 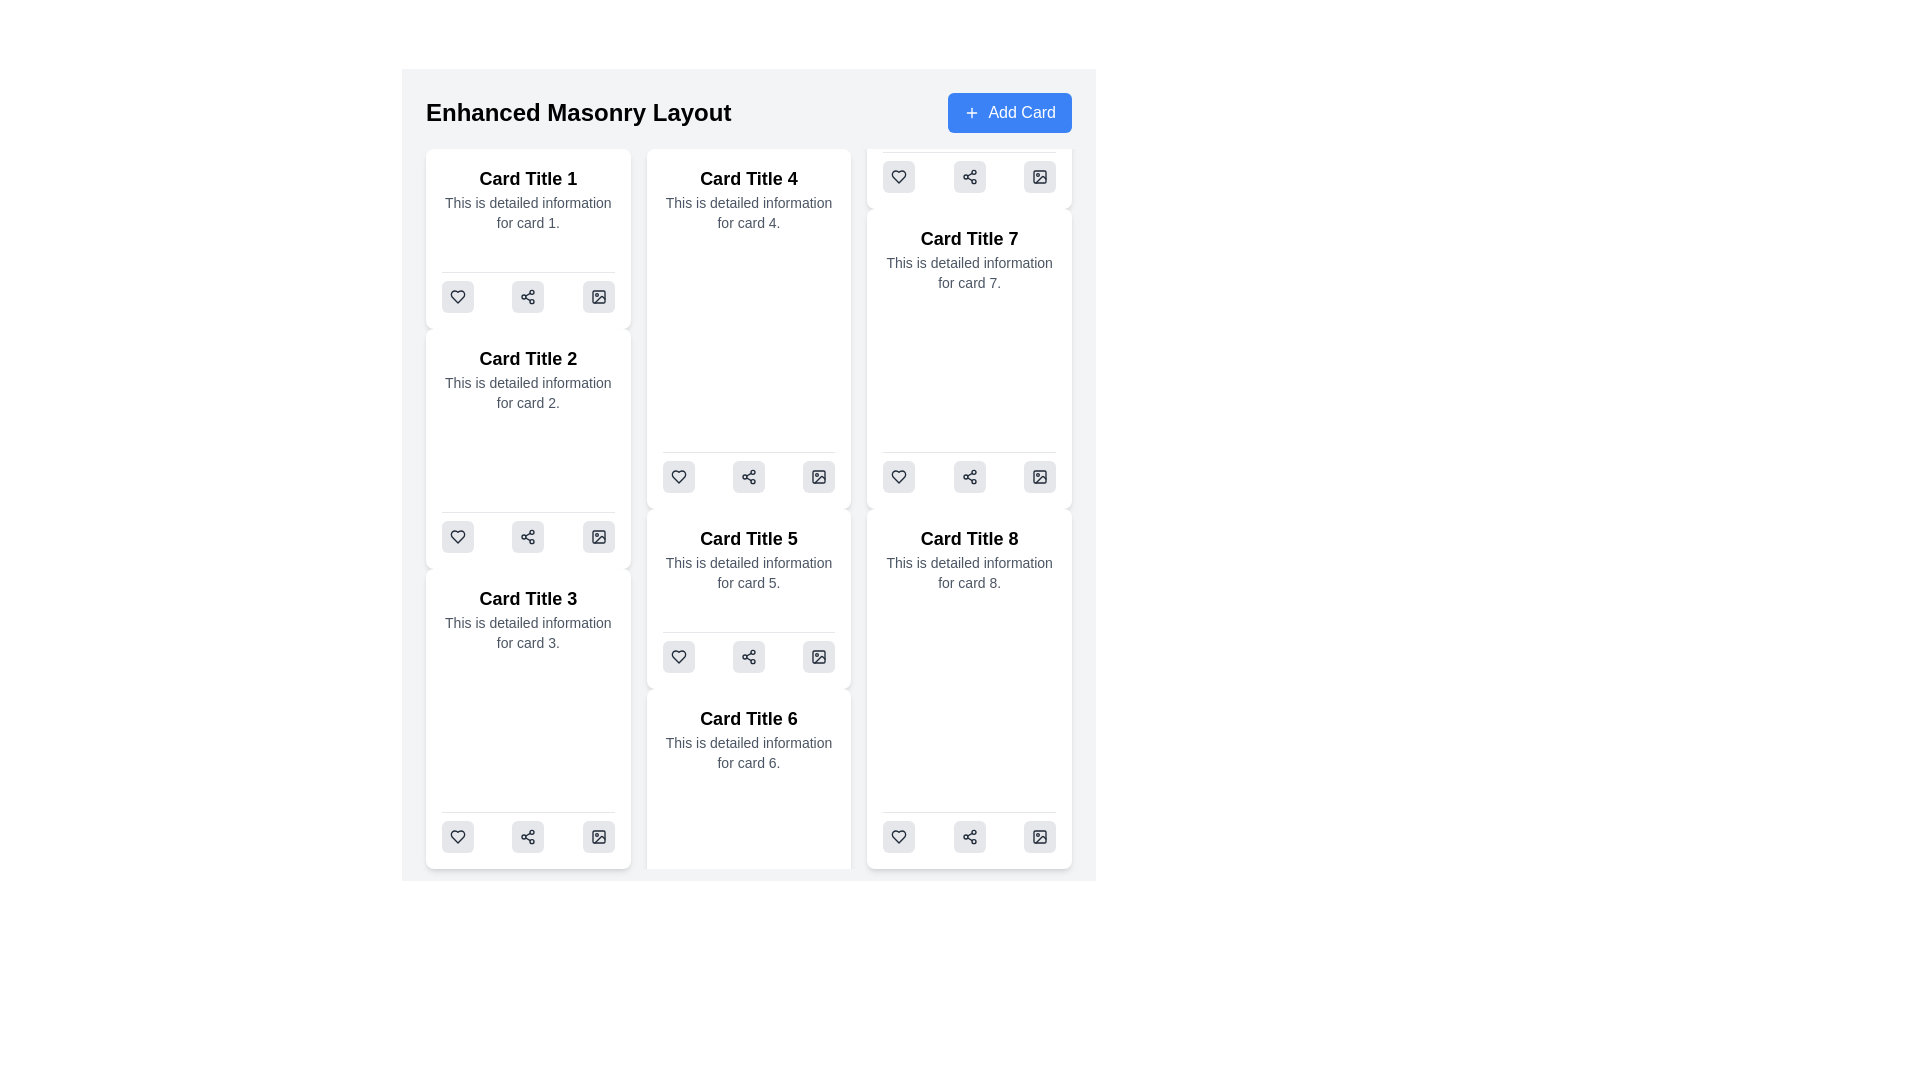 I want to click on the icon button resembling a share symbol located in the upper-right section of the card labeled 'Card Title 7', positioned between a heart icon and an image icon, so click(x=969, y=176).